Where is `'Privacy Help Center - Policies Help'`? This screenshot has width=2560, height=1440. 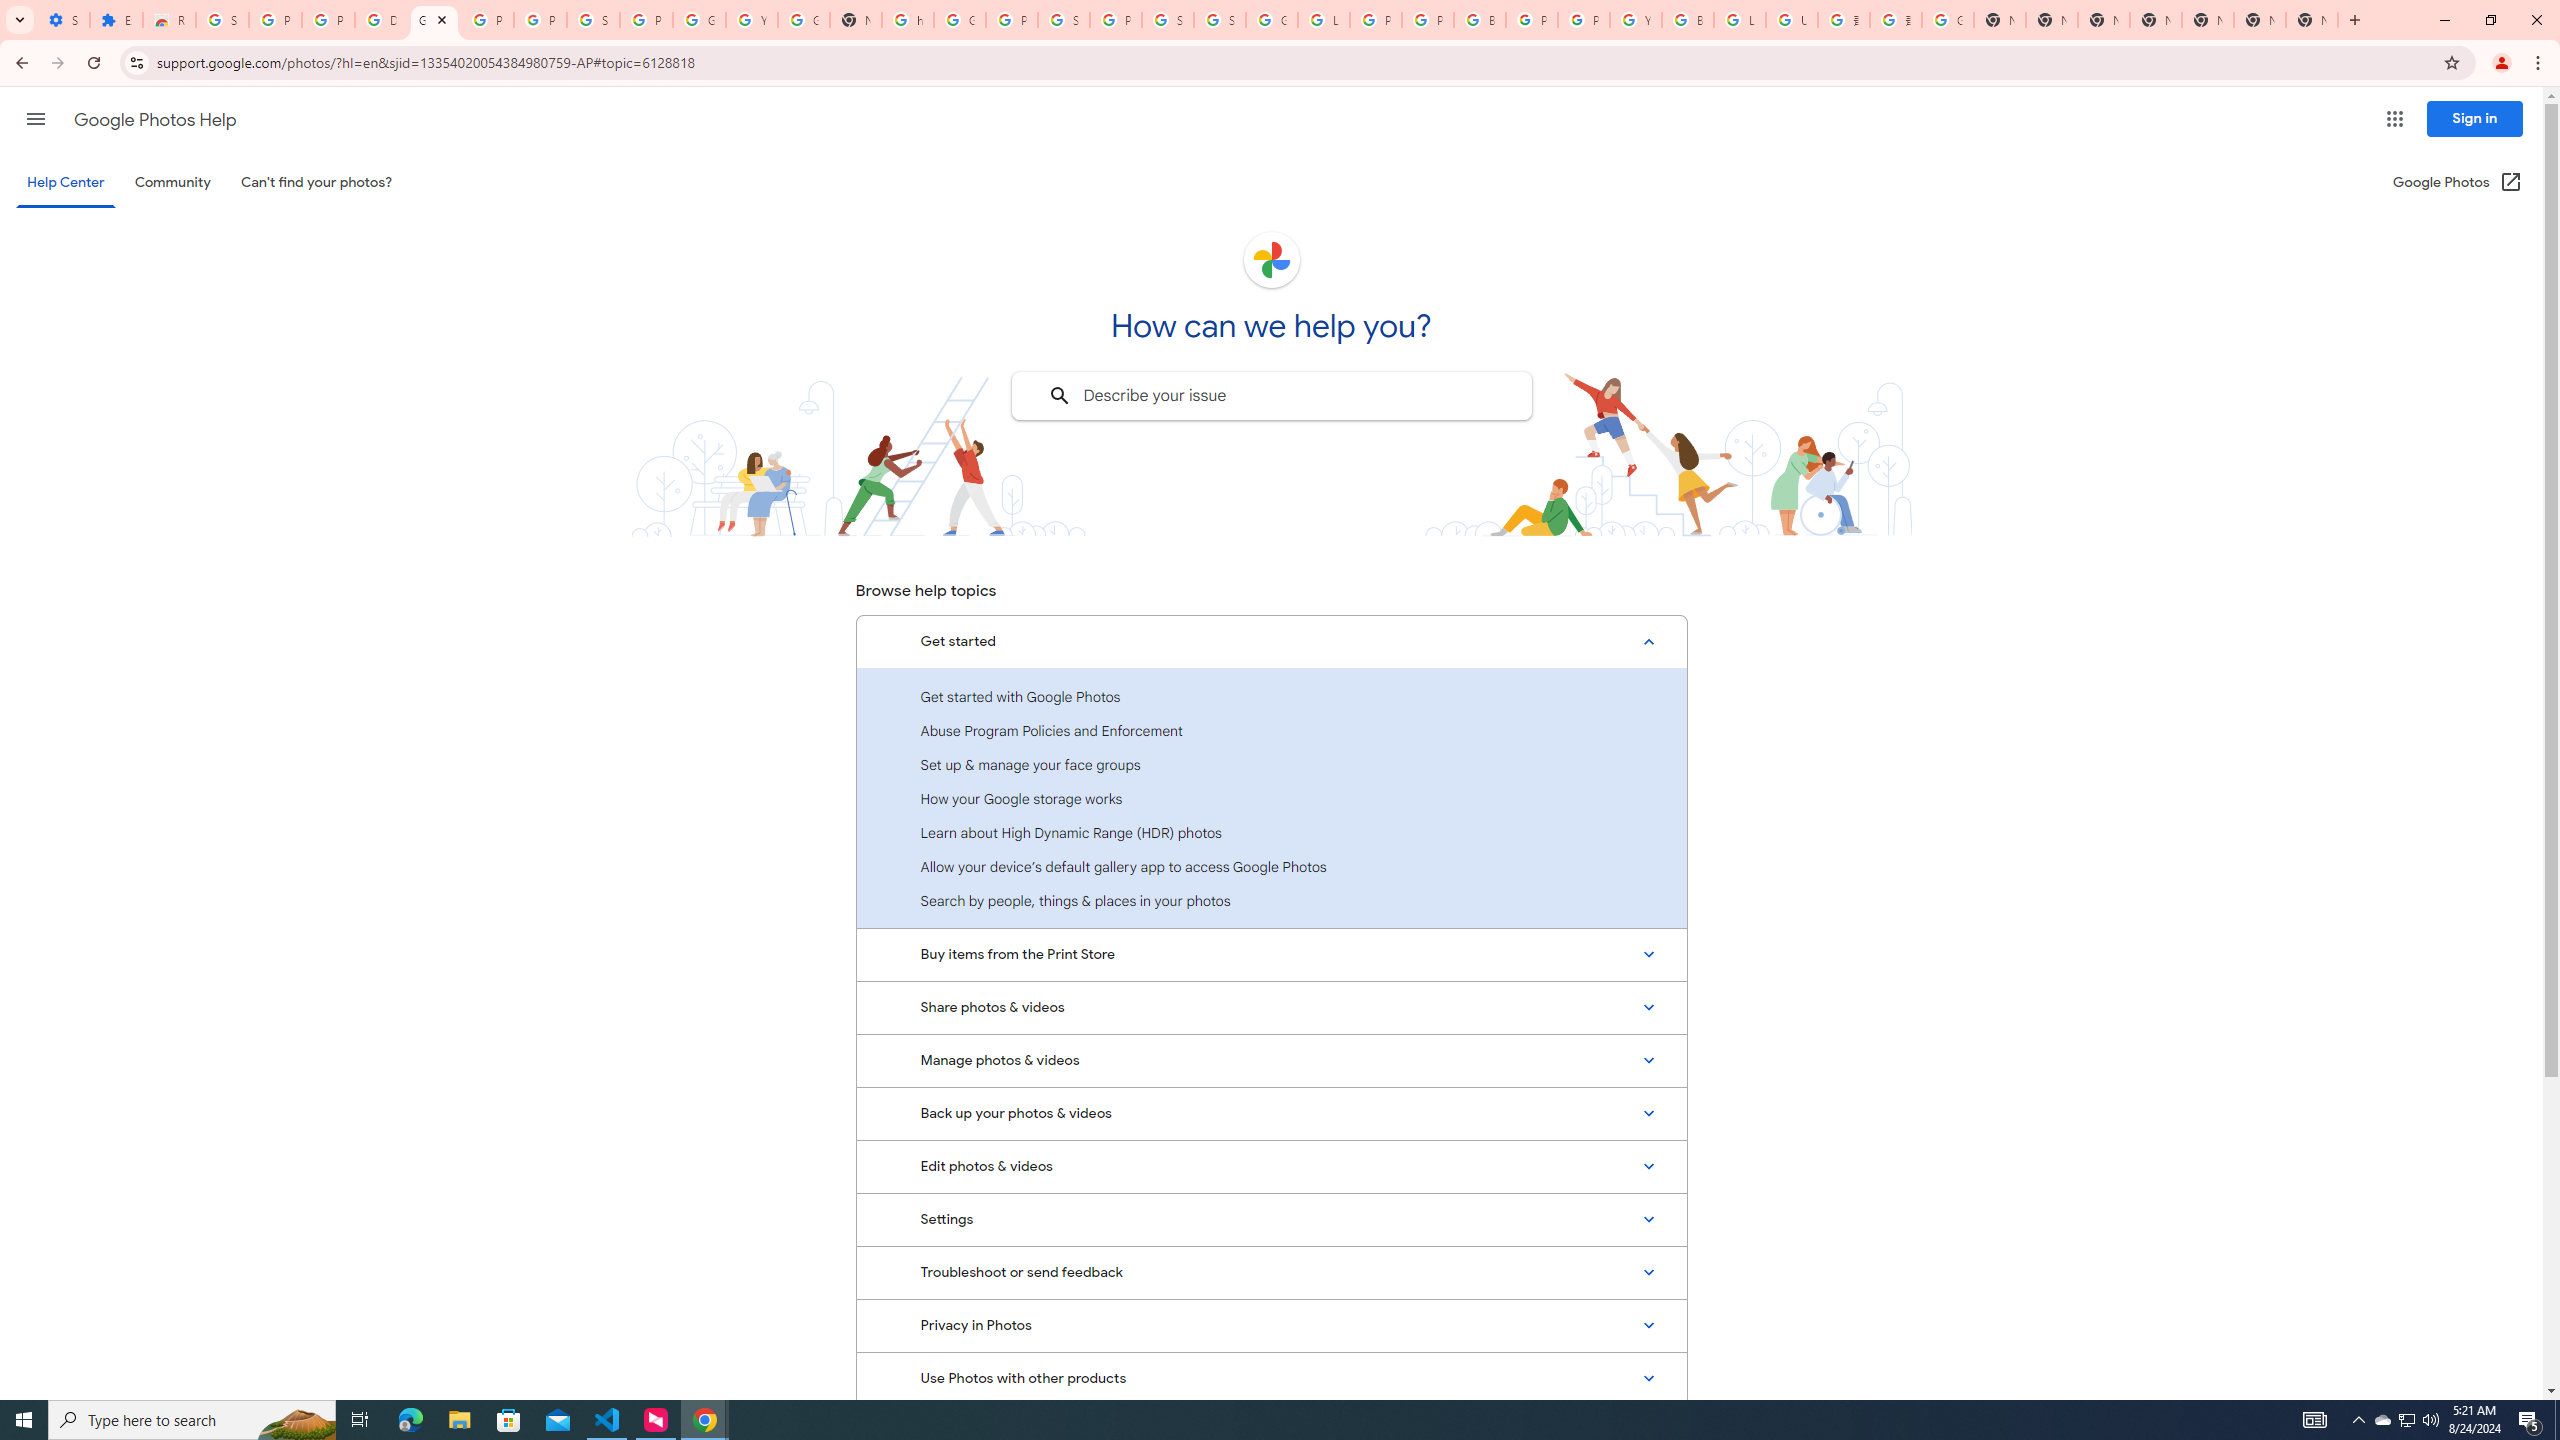 'Privacy Help Center - Policies Help' is located at coordinates (1426, 19).